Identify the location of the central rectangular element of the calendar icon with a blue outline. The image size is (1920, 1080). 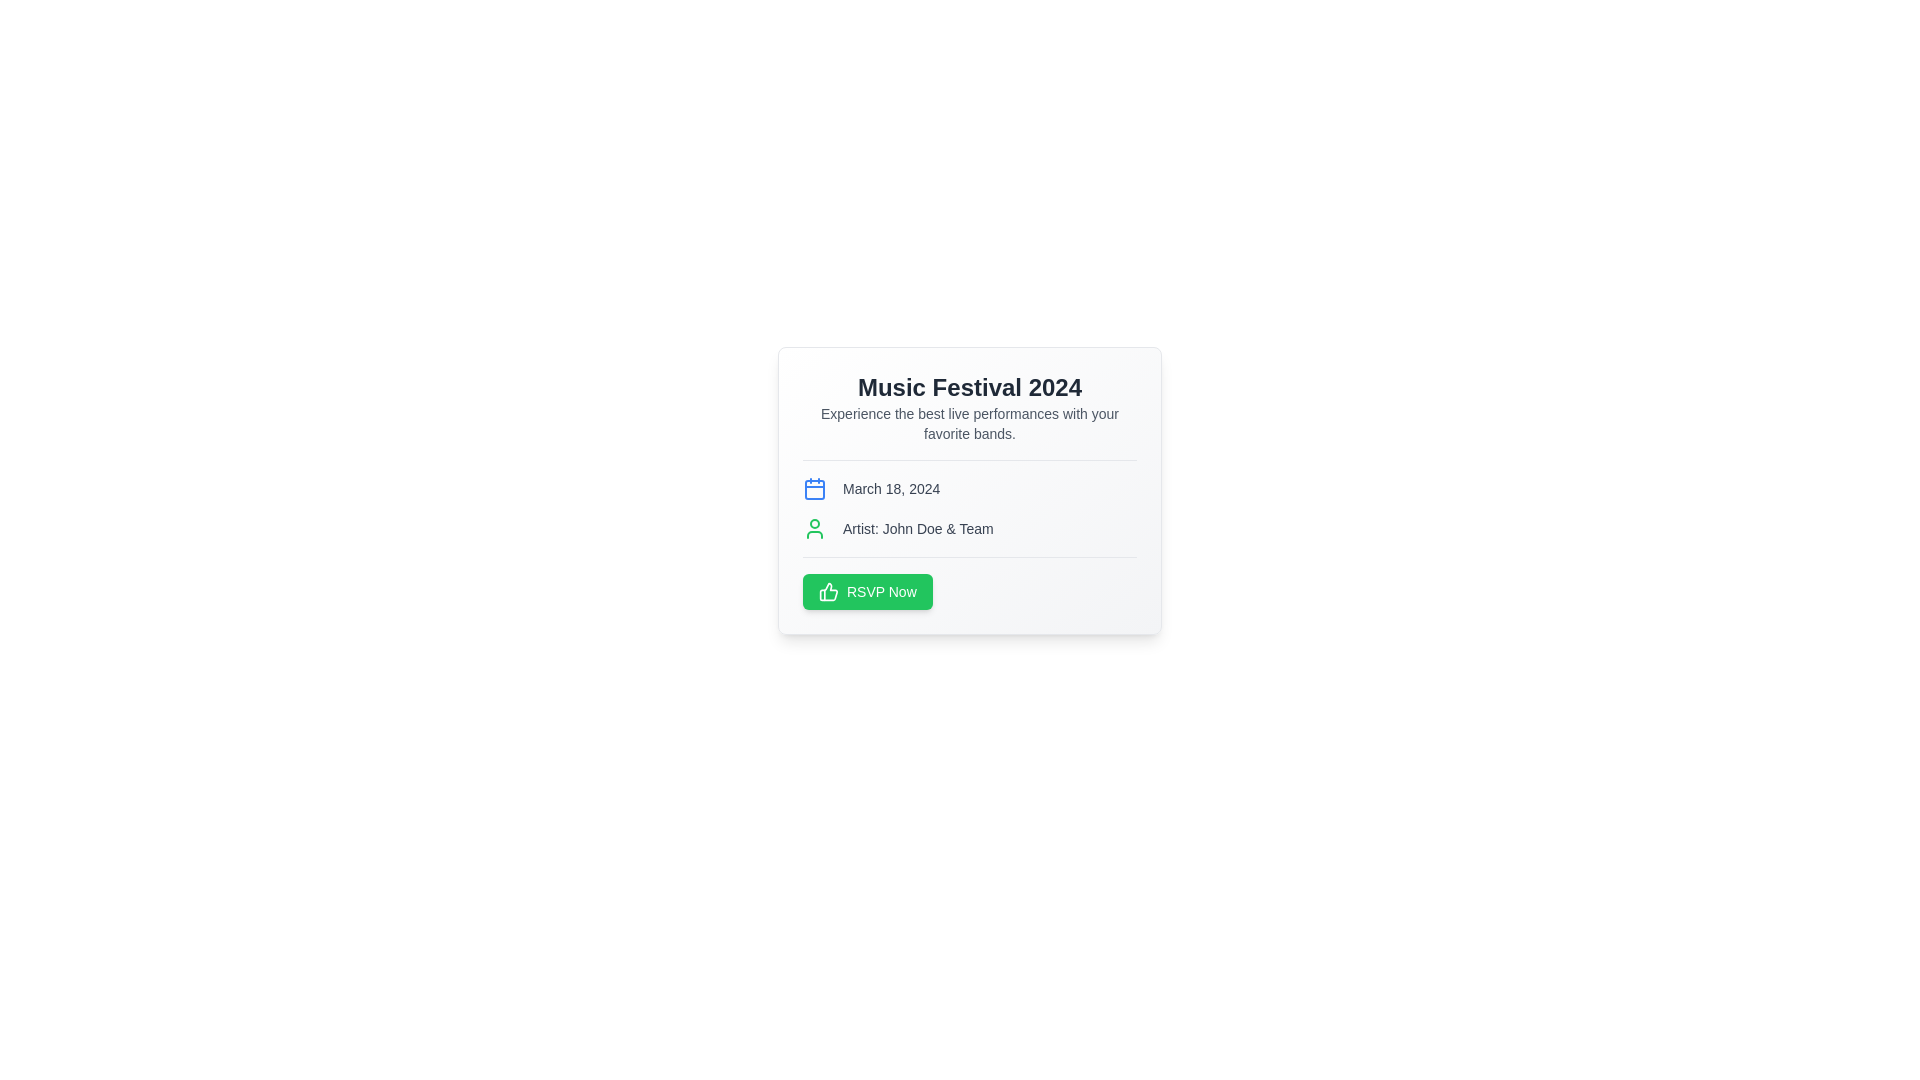
(815, 489).